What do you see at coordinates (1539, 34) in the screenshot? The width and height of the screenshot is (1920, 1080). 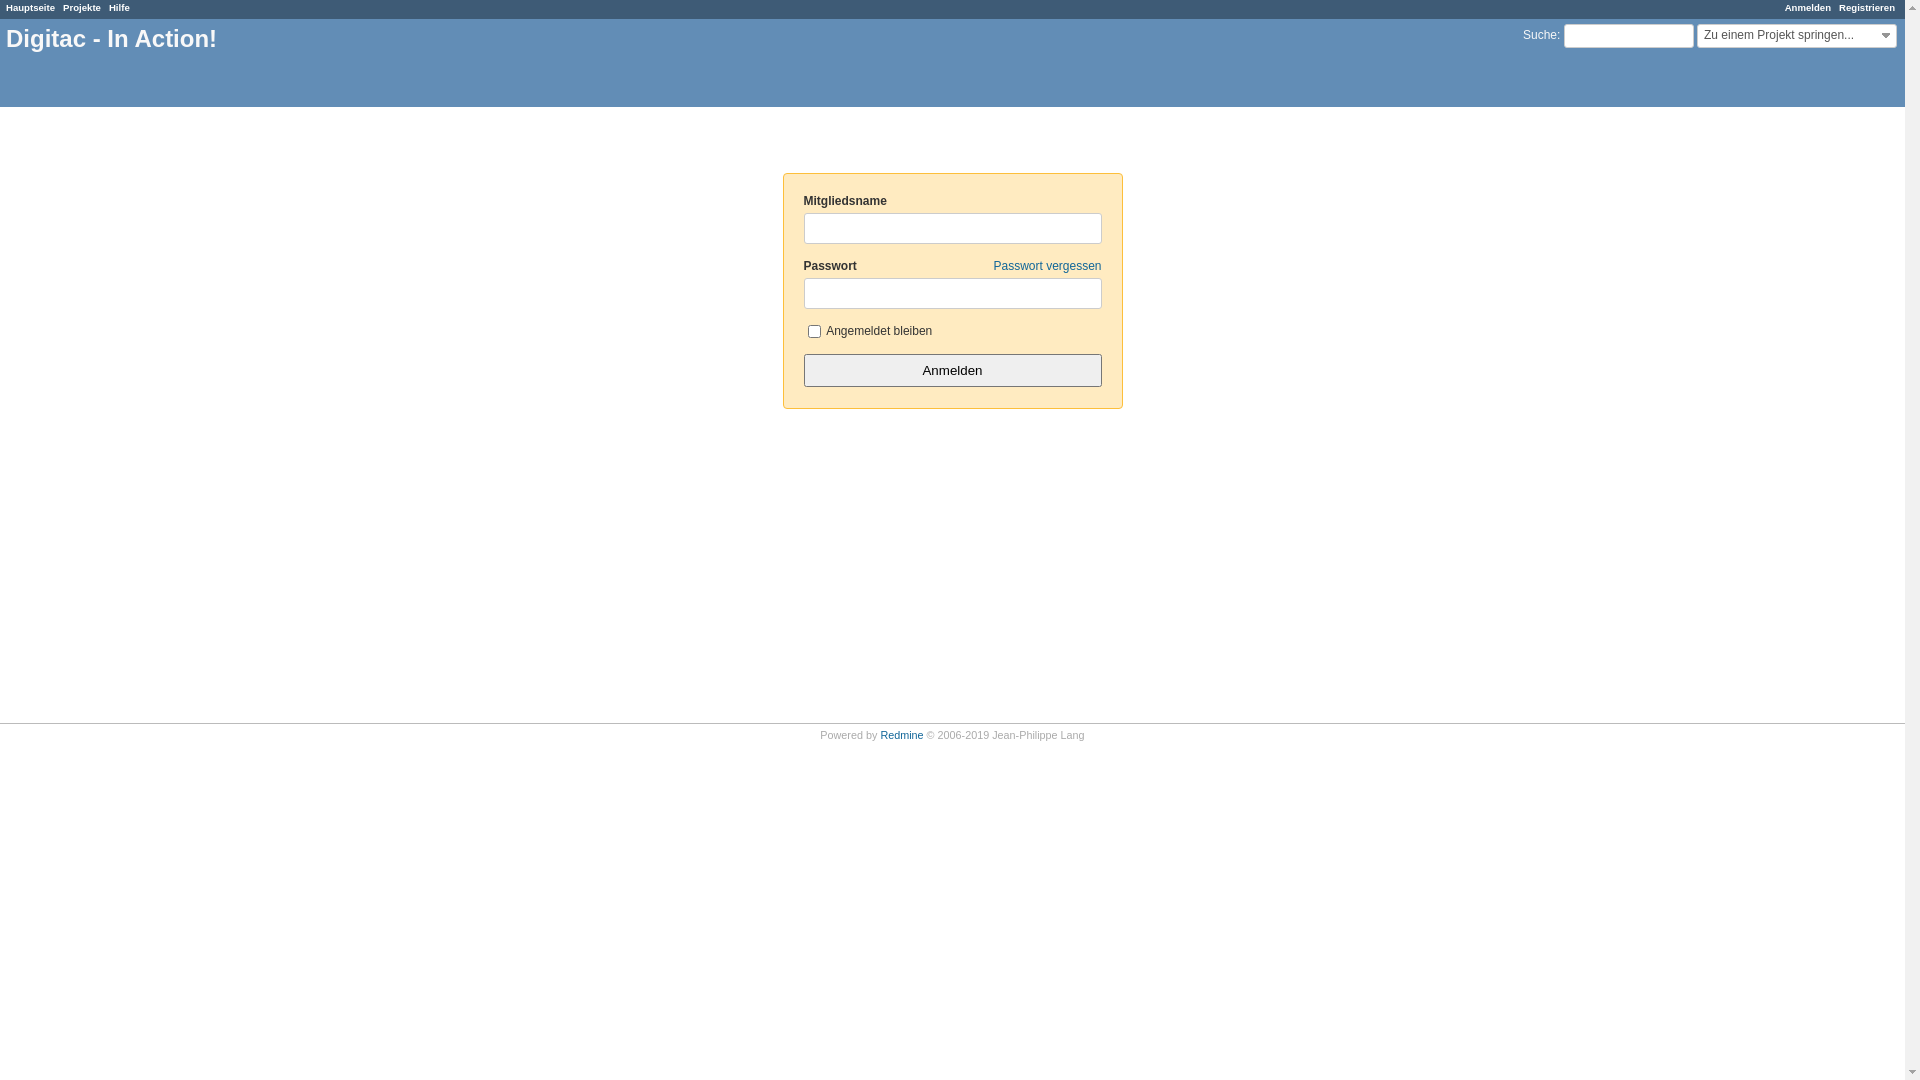 I see `'Suche'` at bounding box center [1539, 34].